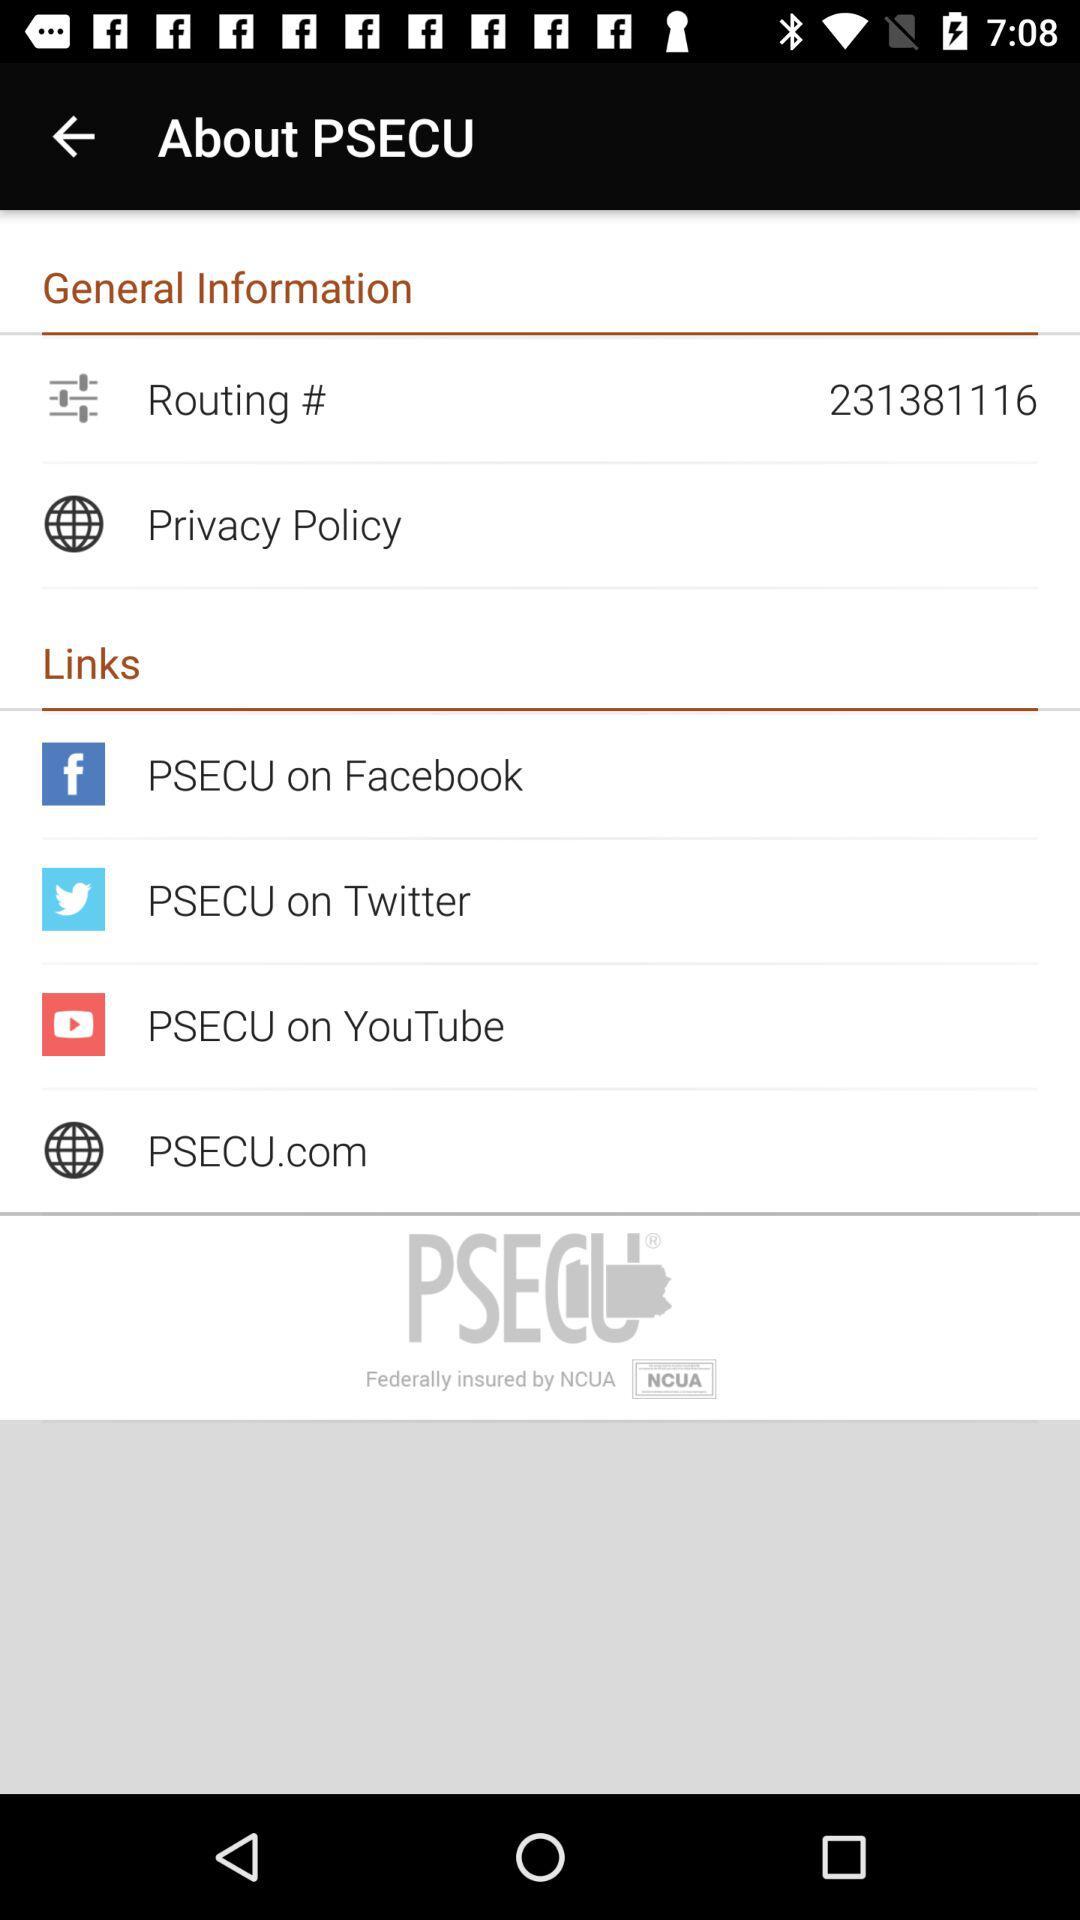  Describe the element at coordinates (72, 135) in the screenshot. I see `the icon above the general information` at that location.